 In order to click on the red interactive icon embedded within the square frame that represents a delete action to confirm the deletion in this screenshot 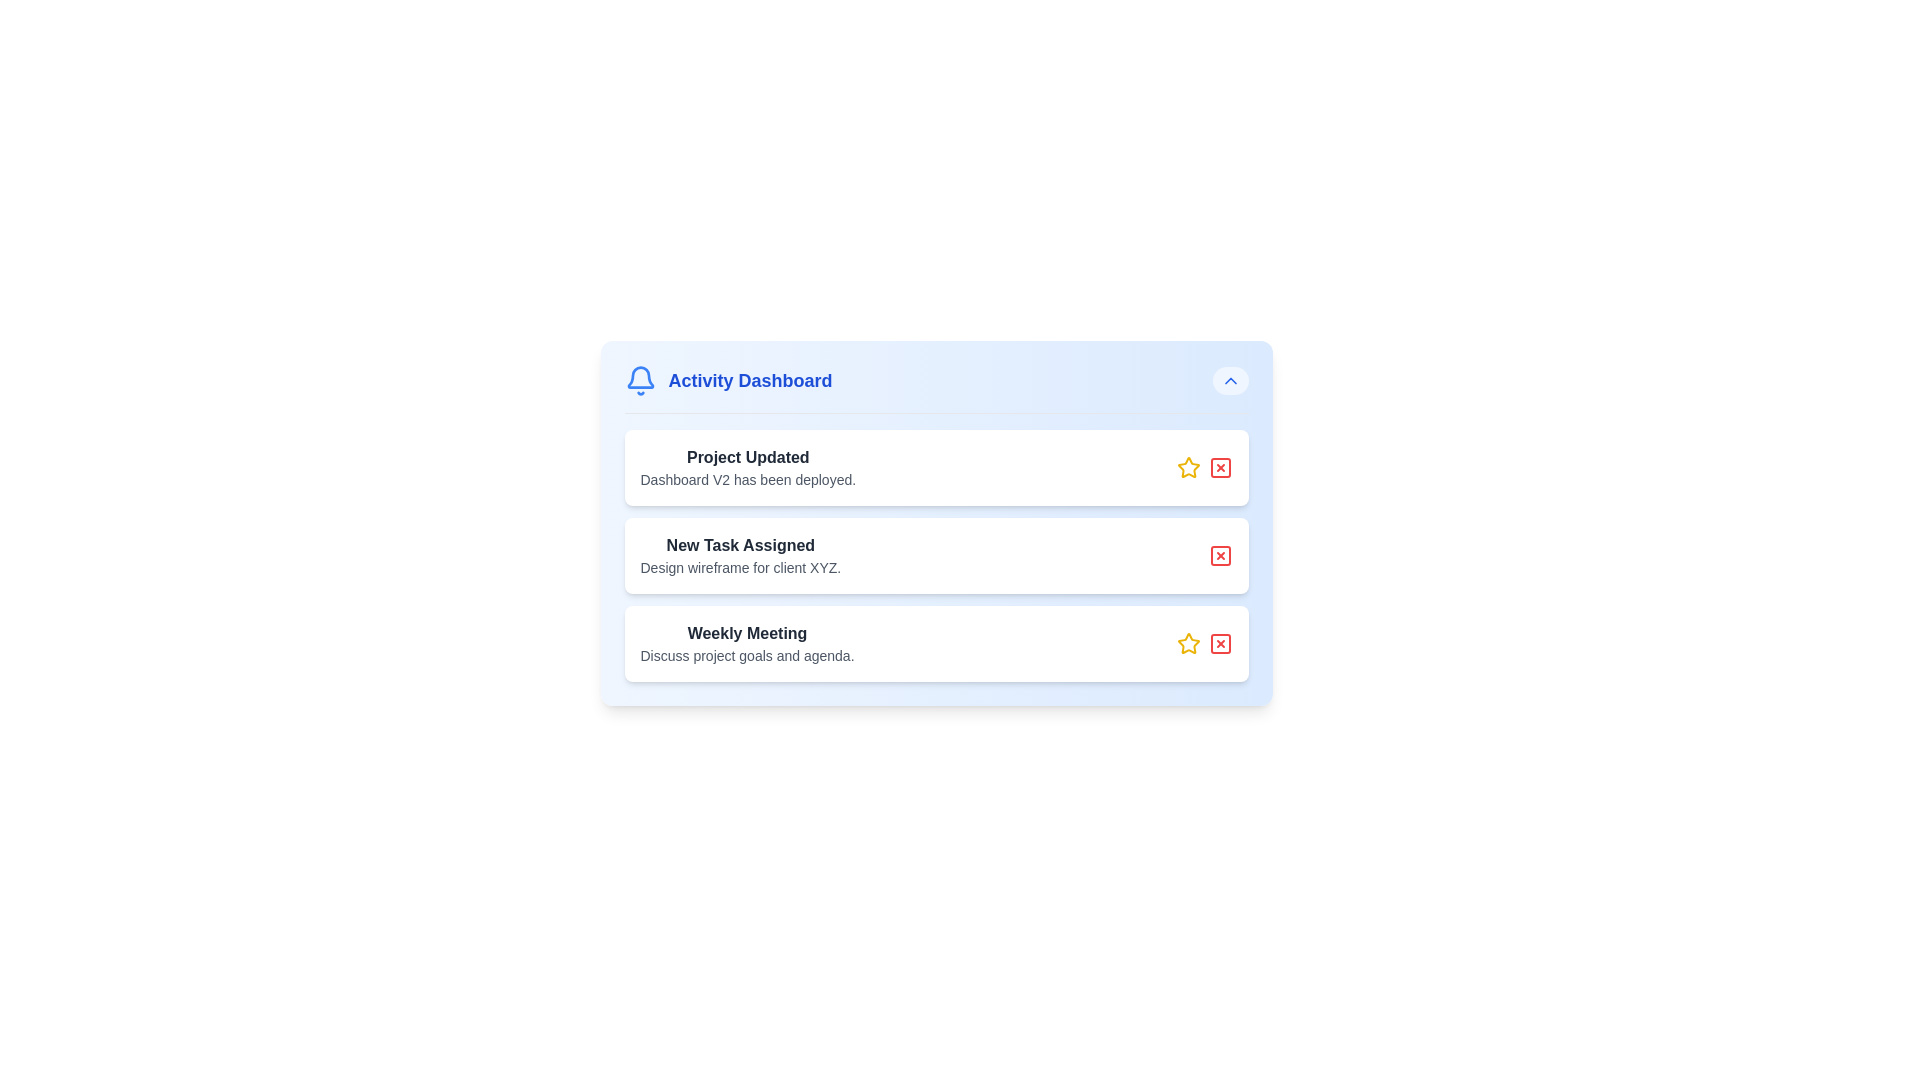, I will do `click(1219, 644)`.